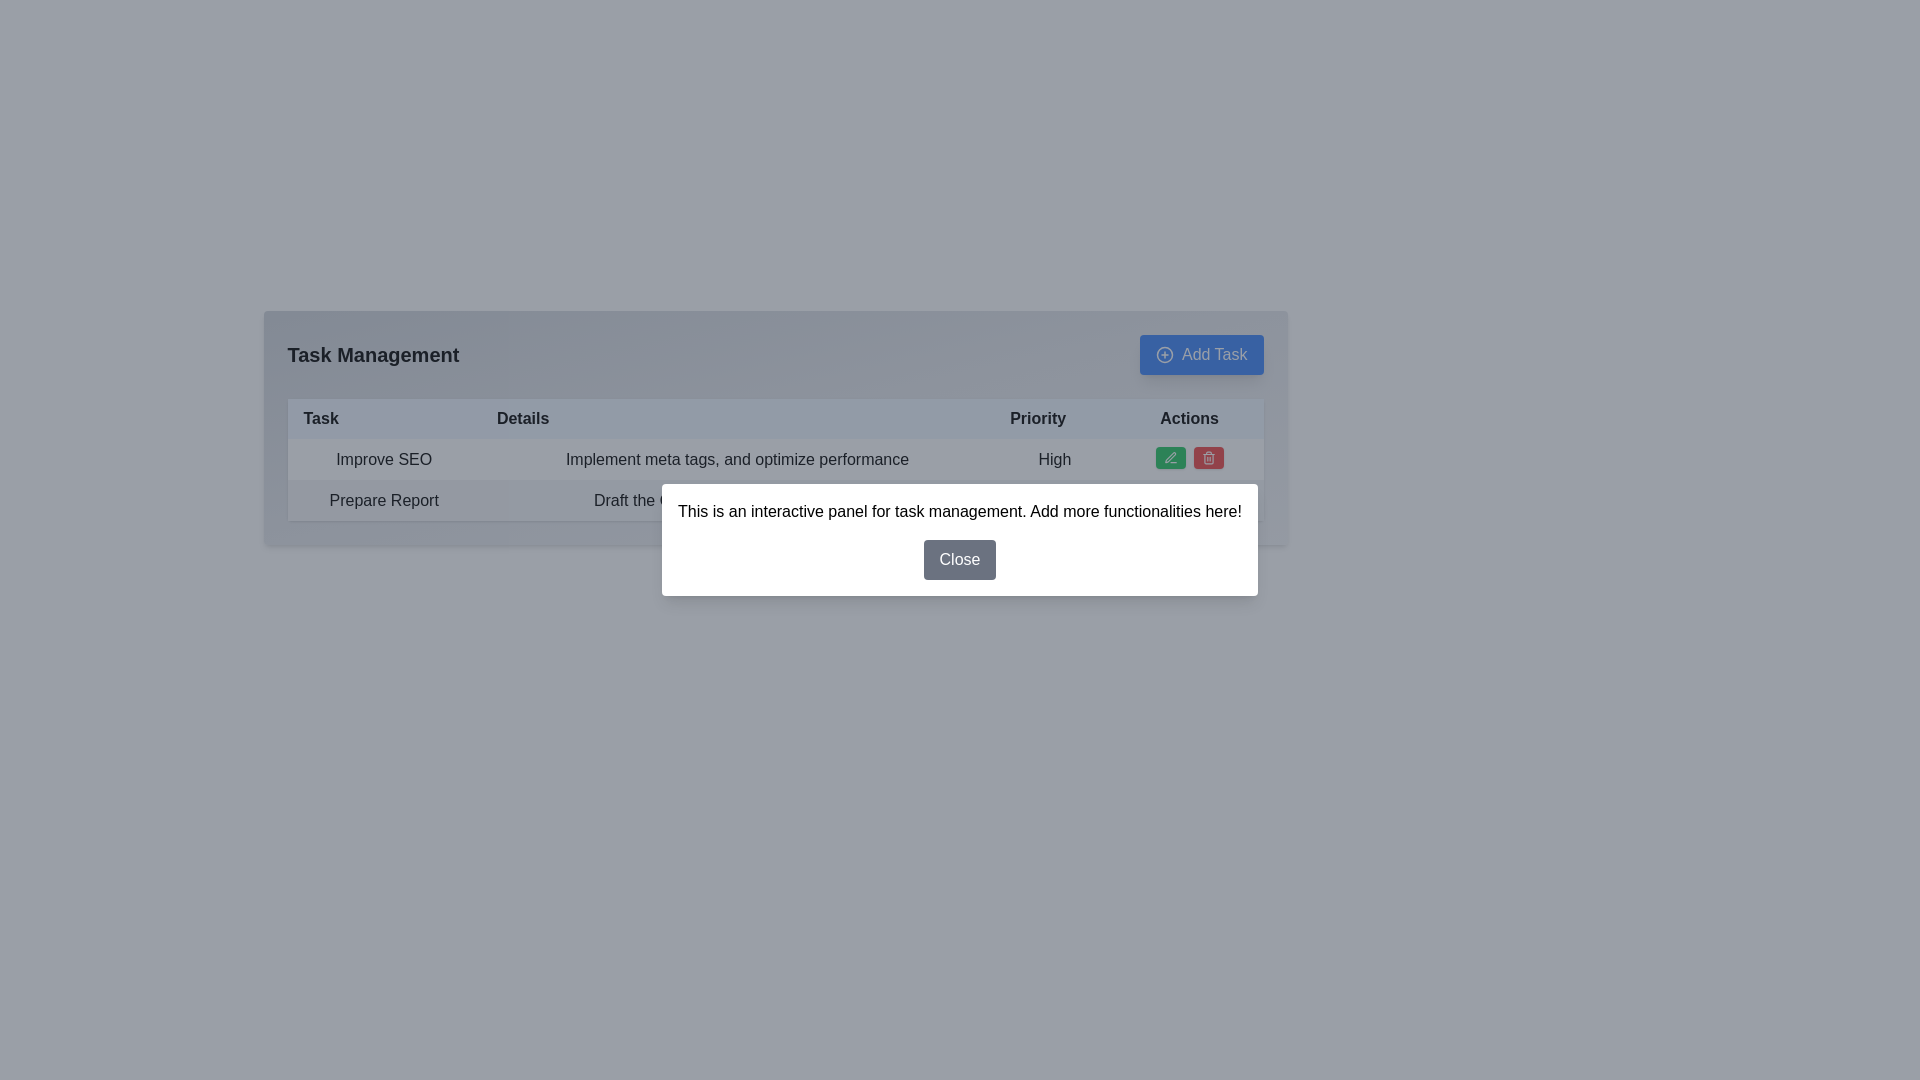 The image size is (1920, 1080). Describe the element at coordinates (960, 511) in the screenshot. I see `the static text label stating: 'This is an interactive panel for task management. Add more functionalities here!' which is located near the top of the modal above the 'Close' button` at that location.